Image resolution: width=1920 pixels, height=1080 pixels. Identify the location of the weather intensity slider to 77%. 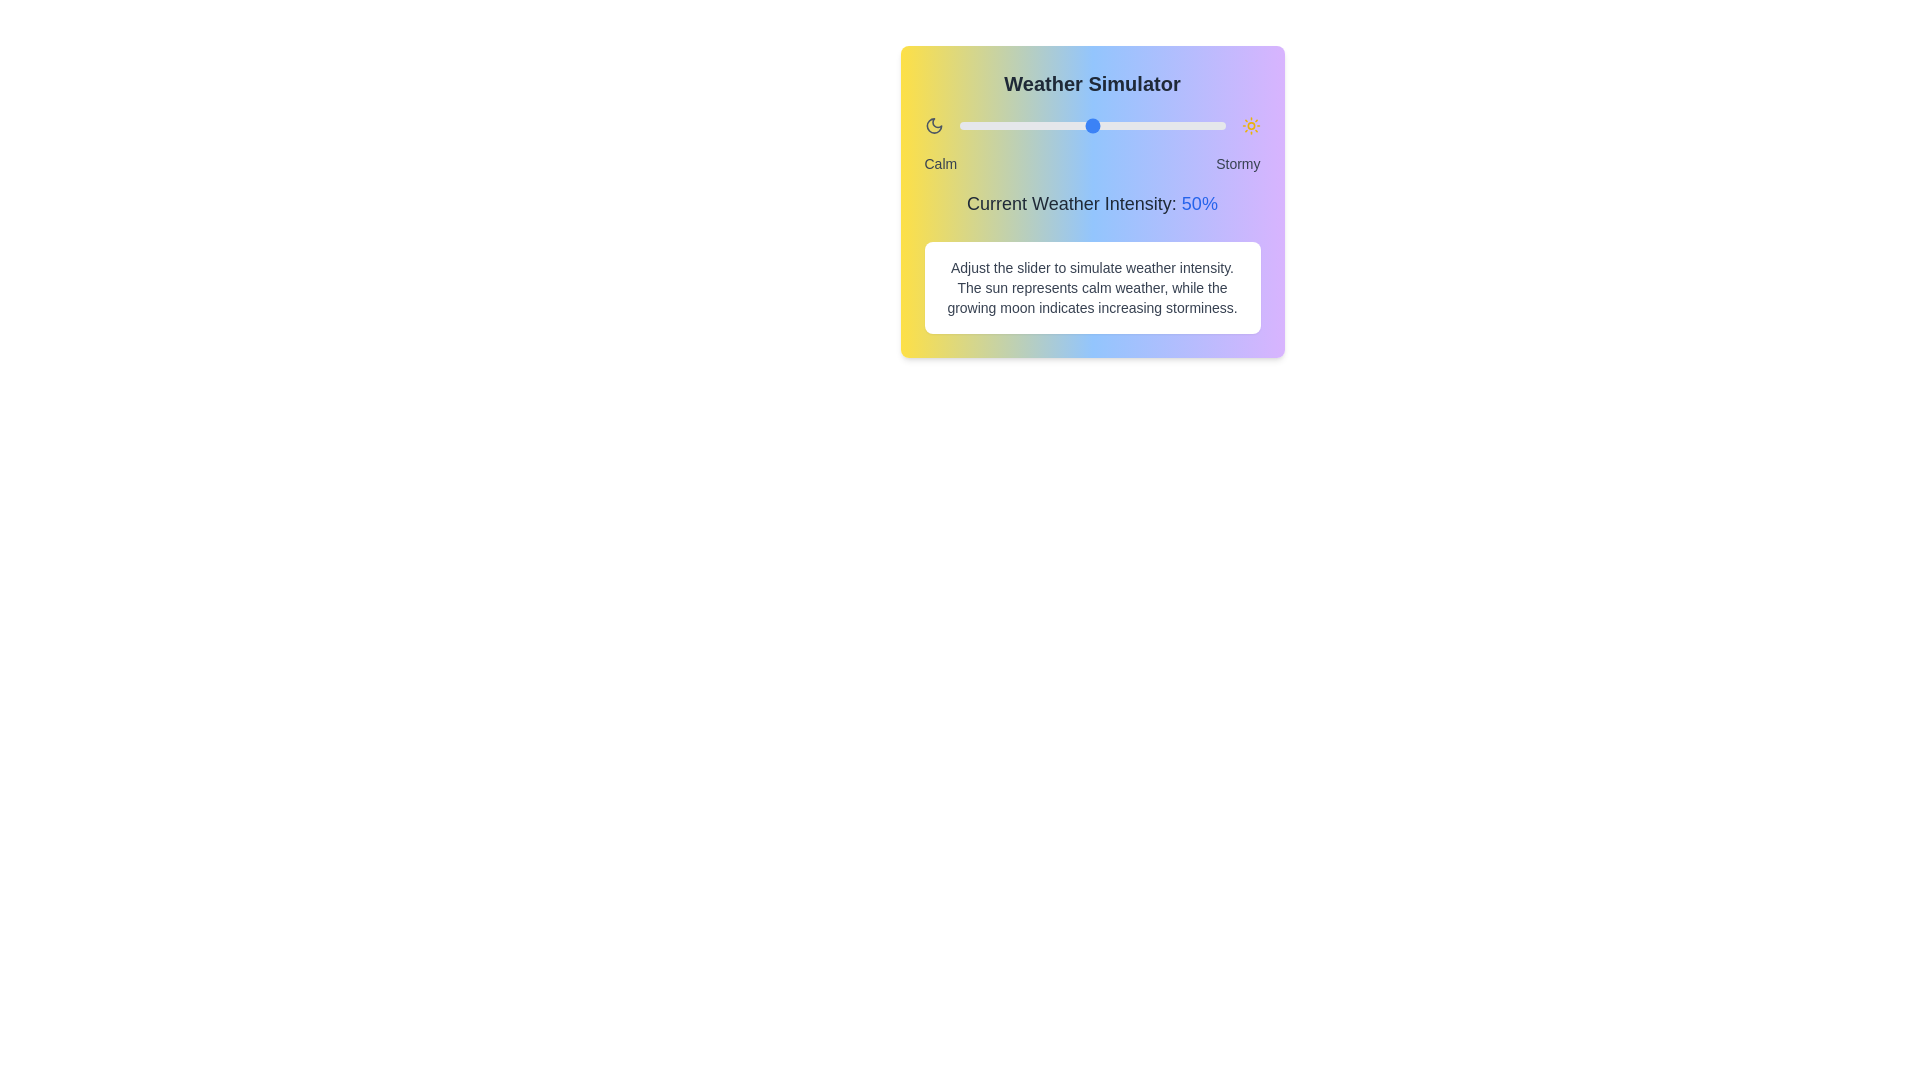
(1164, 126).